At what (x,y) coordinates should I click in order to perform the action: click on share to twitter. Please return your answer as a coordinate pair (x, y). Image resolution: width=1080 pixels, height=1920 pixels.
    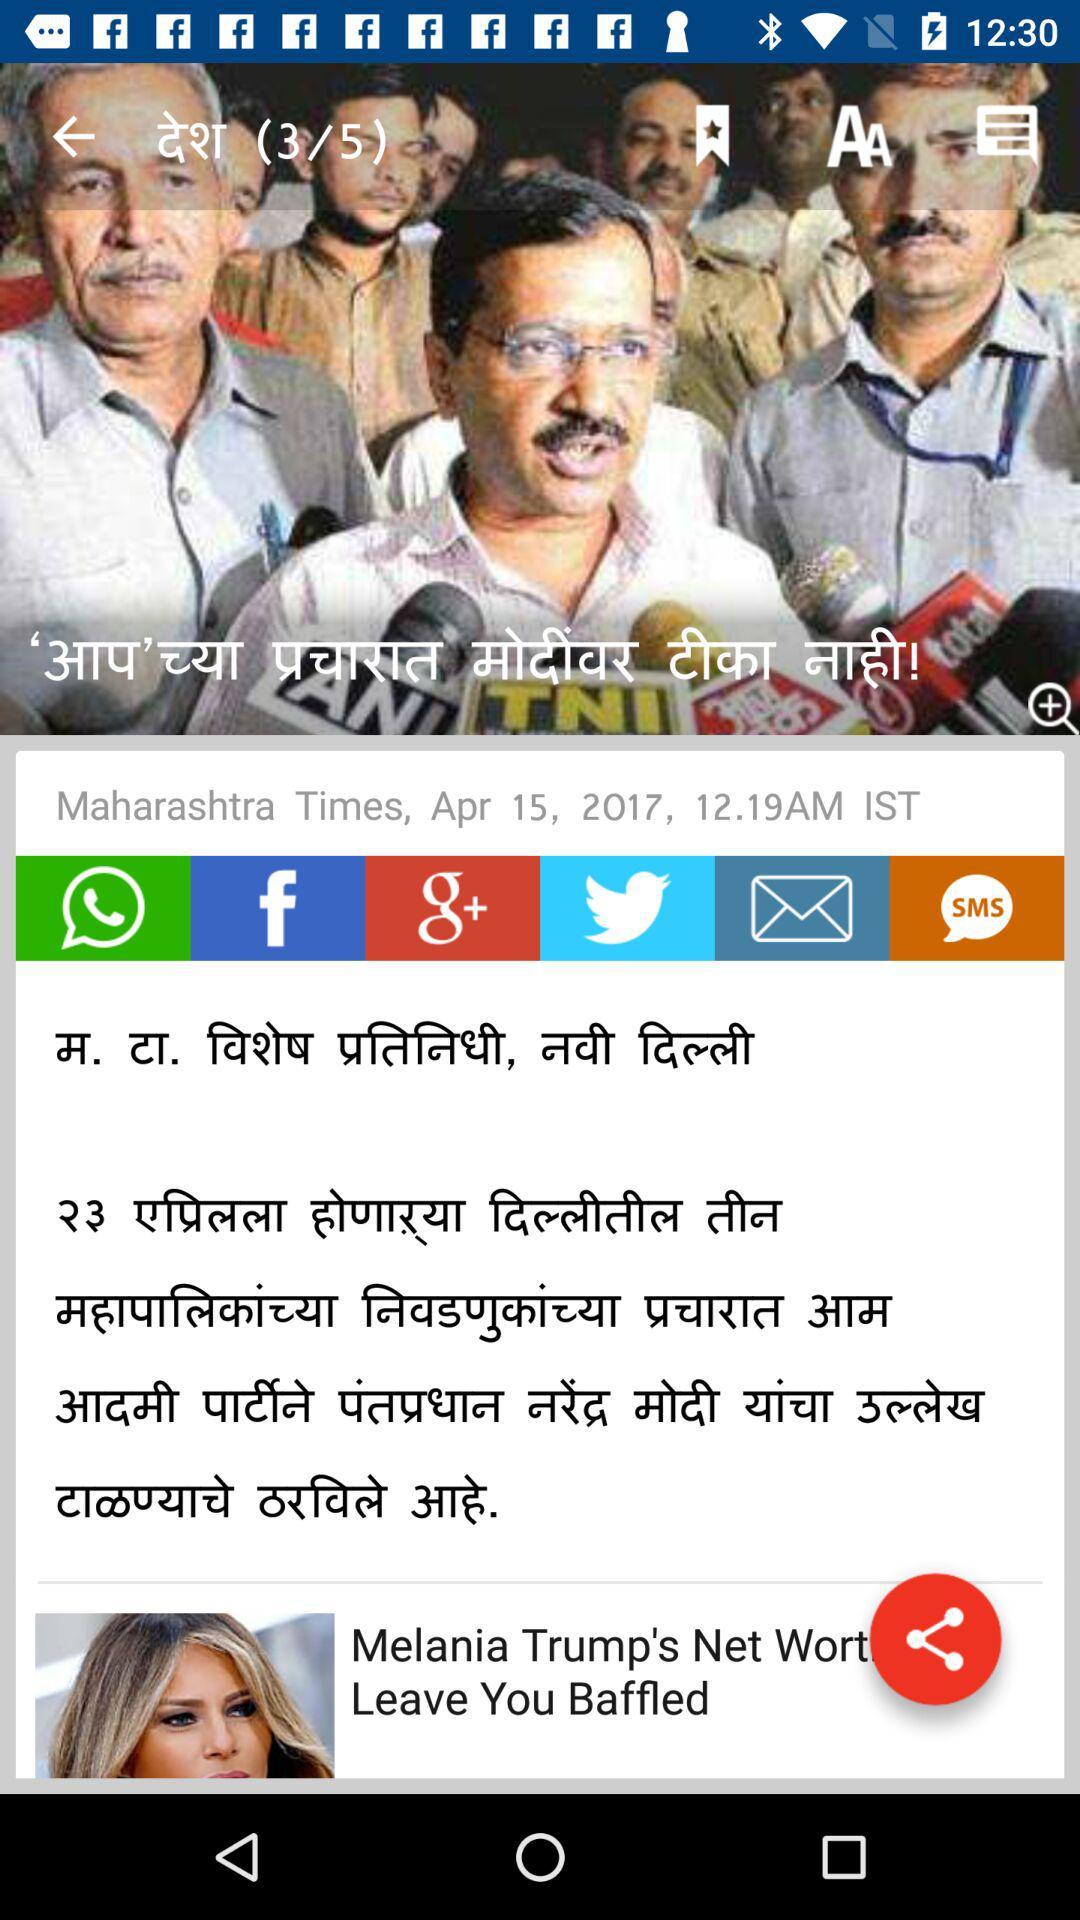
    Looking at the image, I should click on (626, 907).